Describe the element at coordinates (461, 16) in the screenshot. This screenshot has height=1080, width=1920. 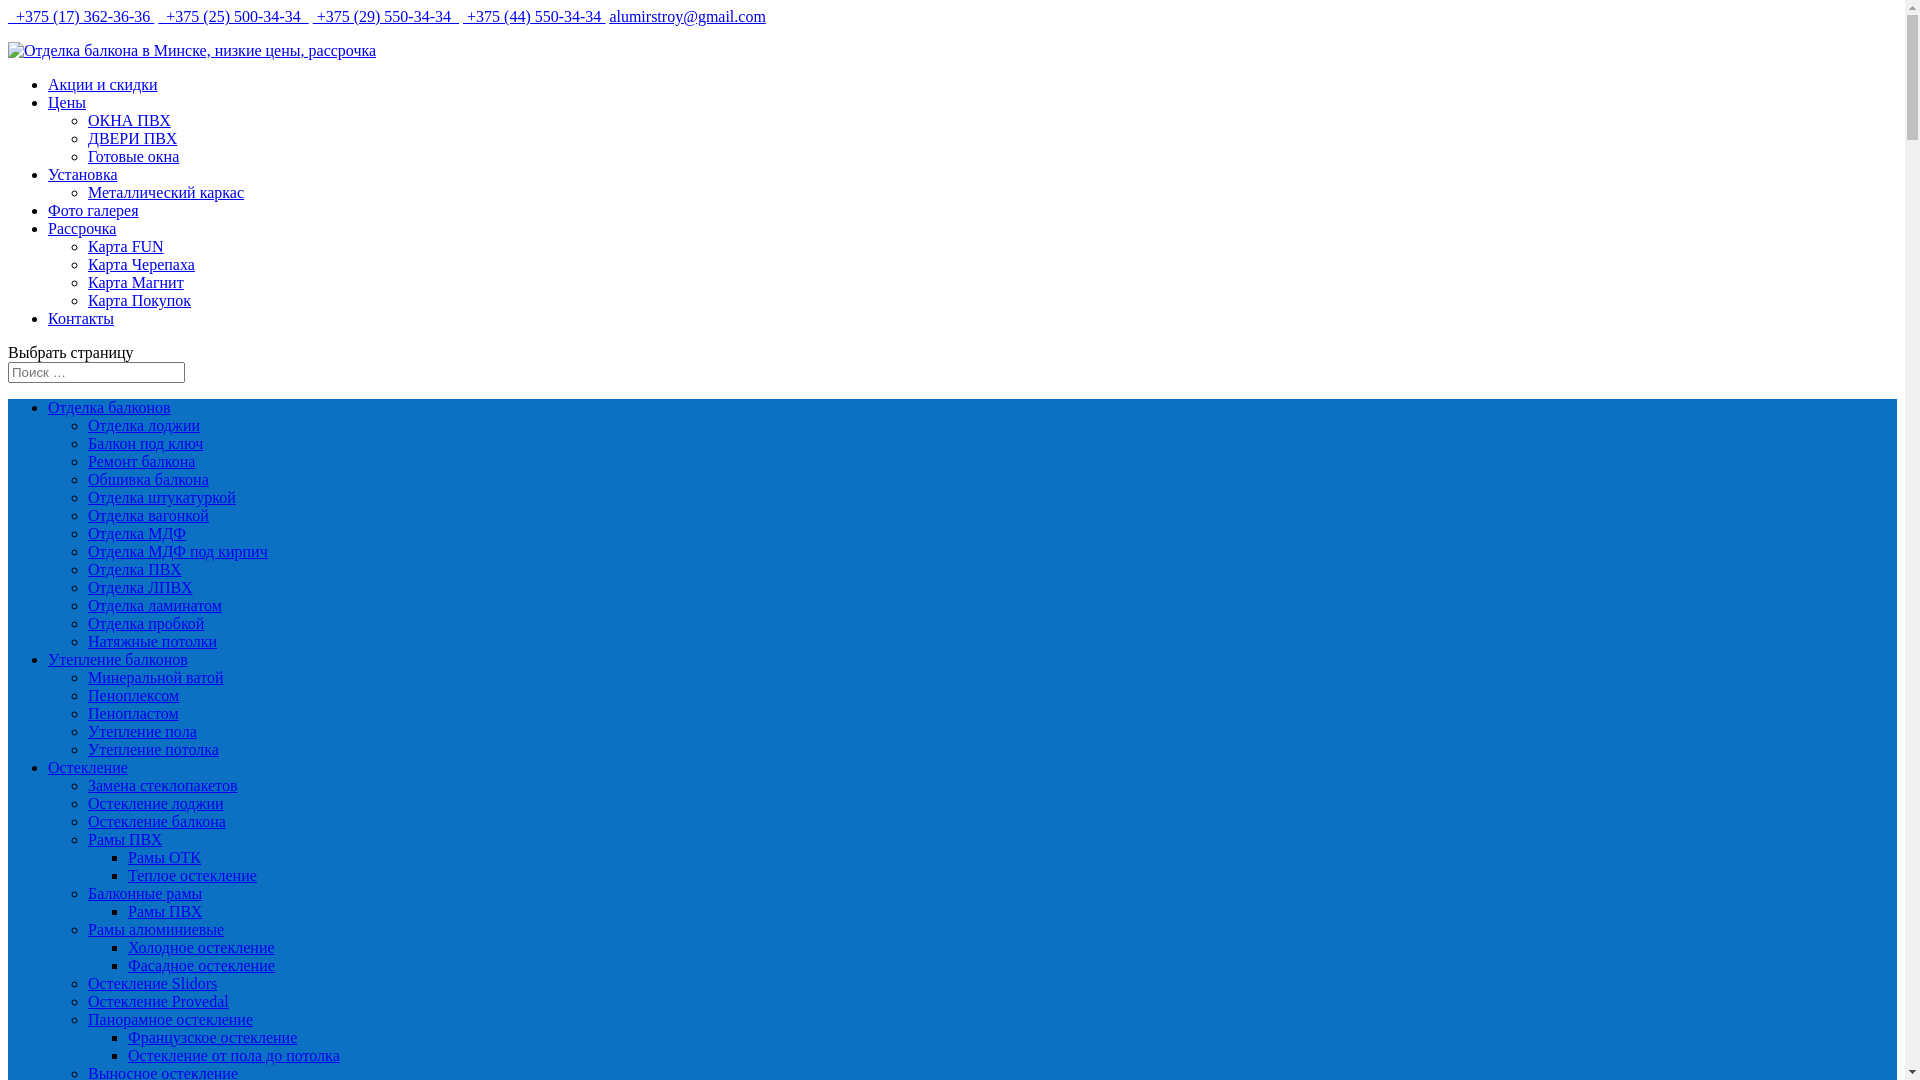
I see `' +375 (44) 550-34-34 '` at that location.